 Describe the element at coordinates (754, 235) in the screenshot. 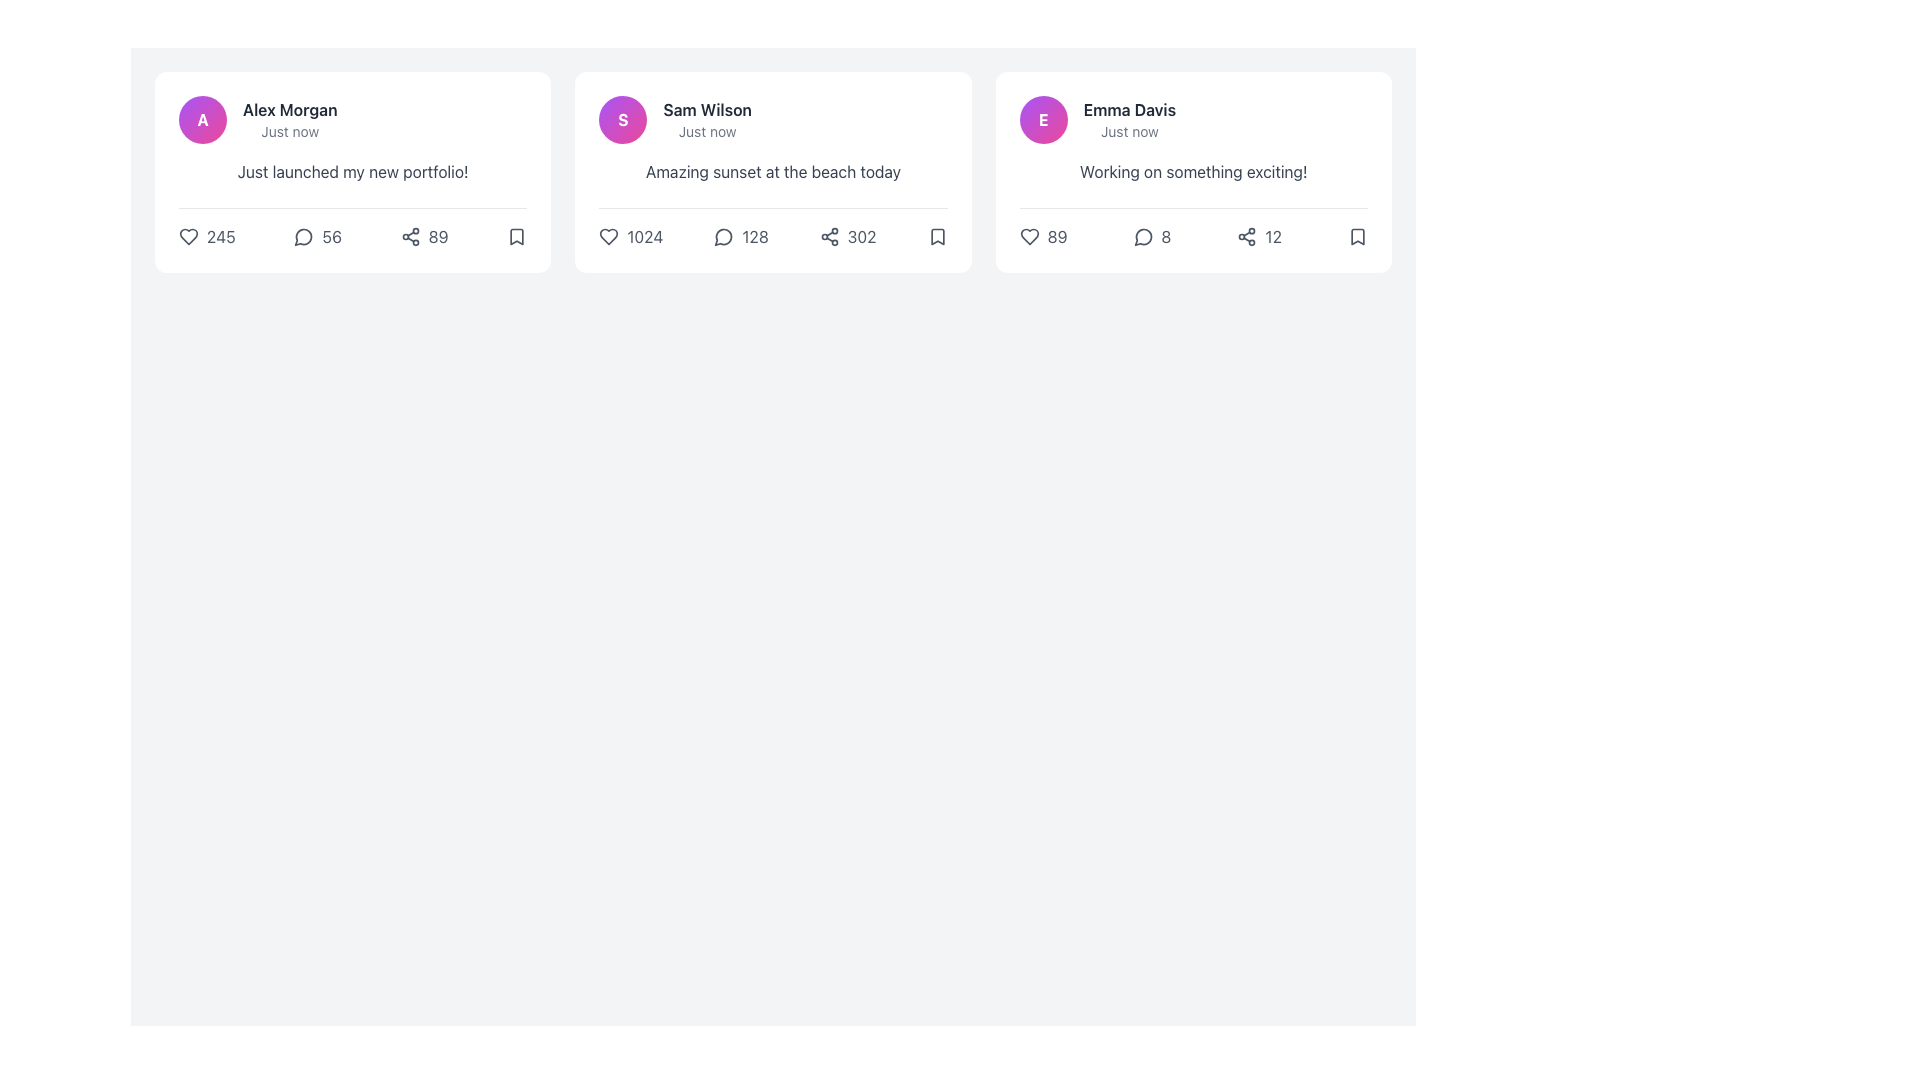

I see `the text label that displays the number of comments for a post, located to the right of the comment icon` at that location.